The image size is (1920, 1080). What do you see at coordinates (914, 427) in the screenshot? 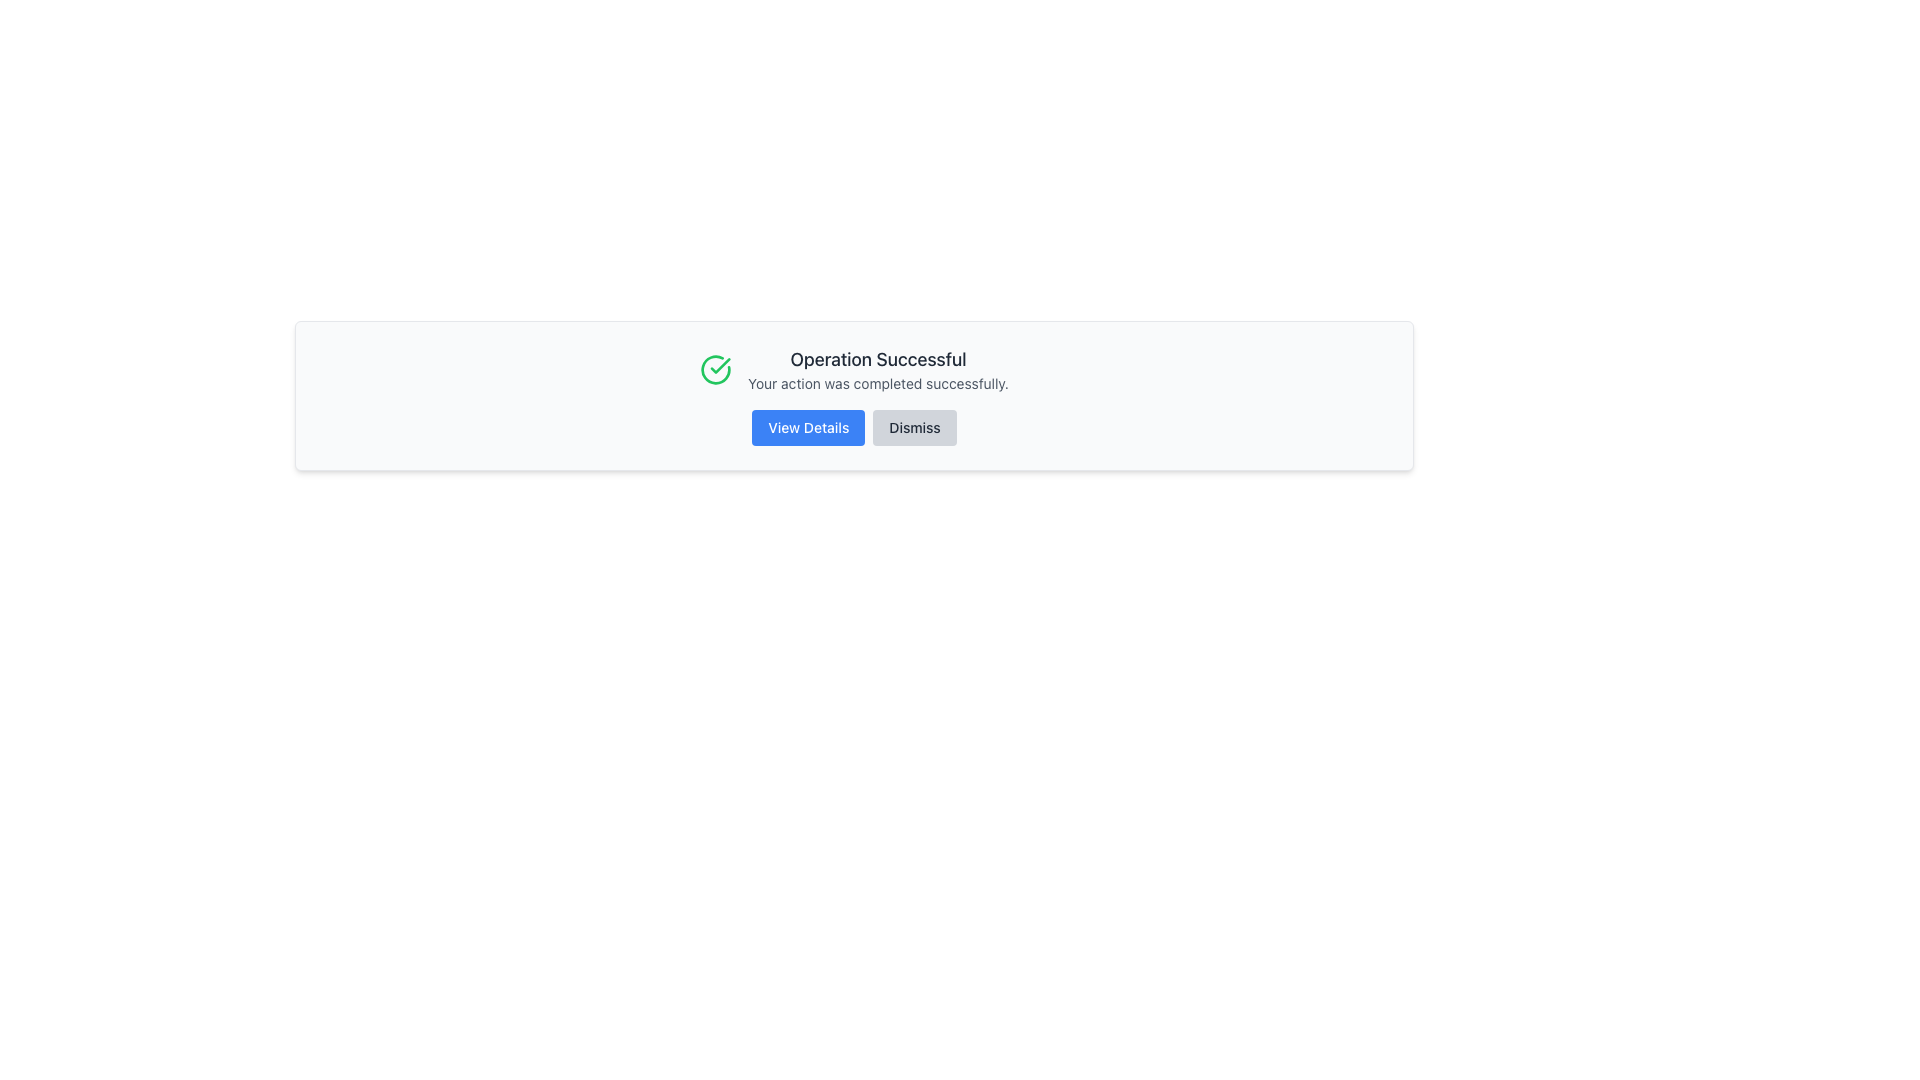
I see `the 'Dismiss' button, which is a rectangular button with a light gray background and dark gray text, to observe its hover effect` at bounding box center [914, 427].